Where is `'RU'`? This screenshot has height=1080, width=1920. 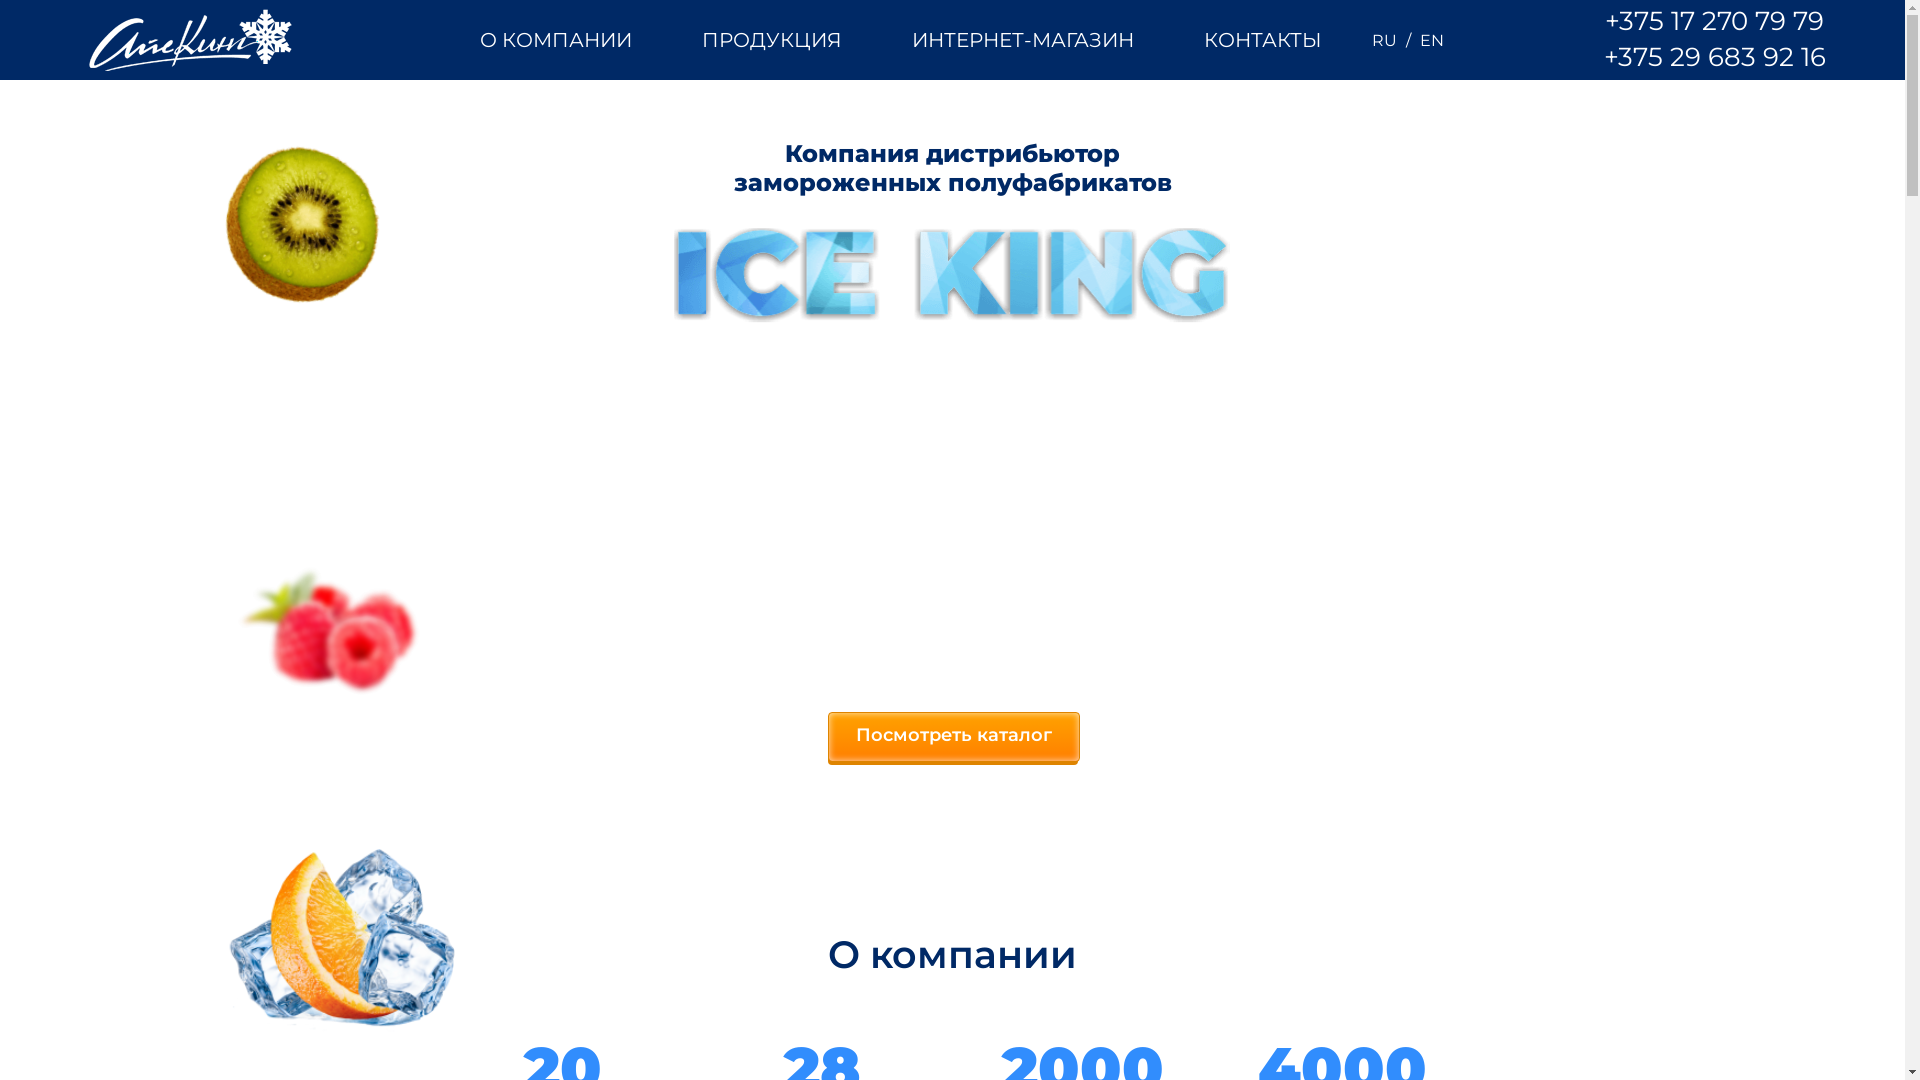 'RU' is located at coordinates (1383, 39).